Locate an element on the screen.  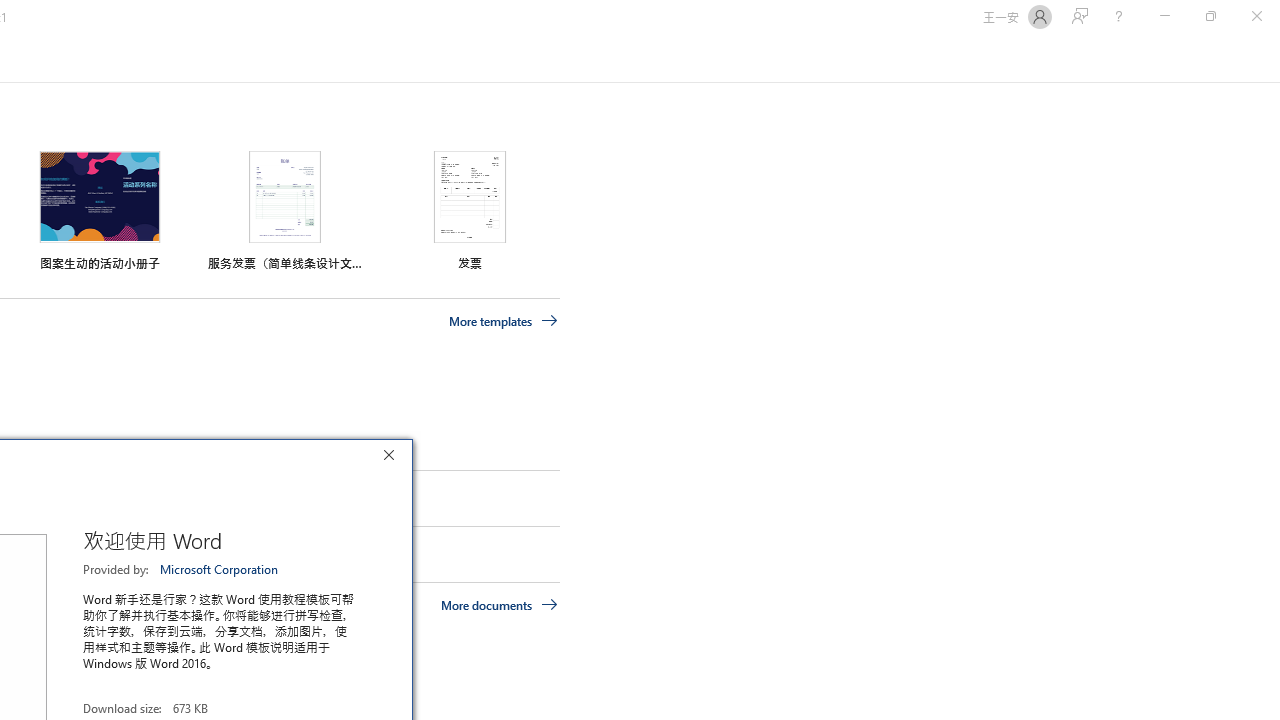
'More documents' is located at coordinates (499, 603).